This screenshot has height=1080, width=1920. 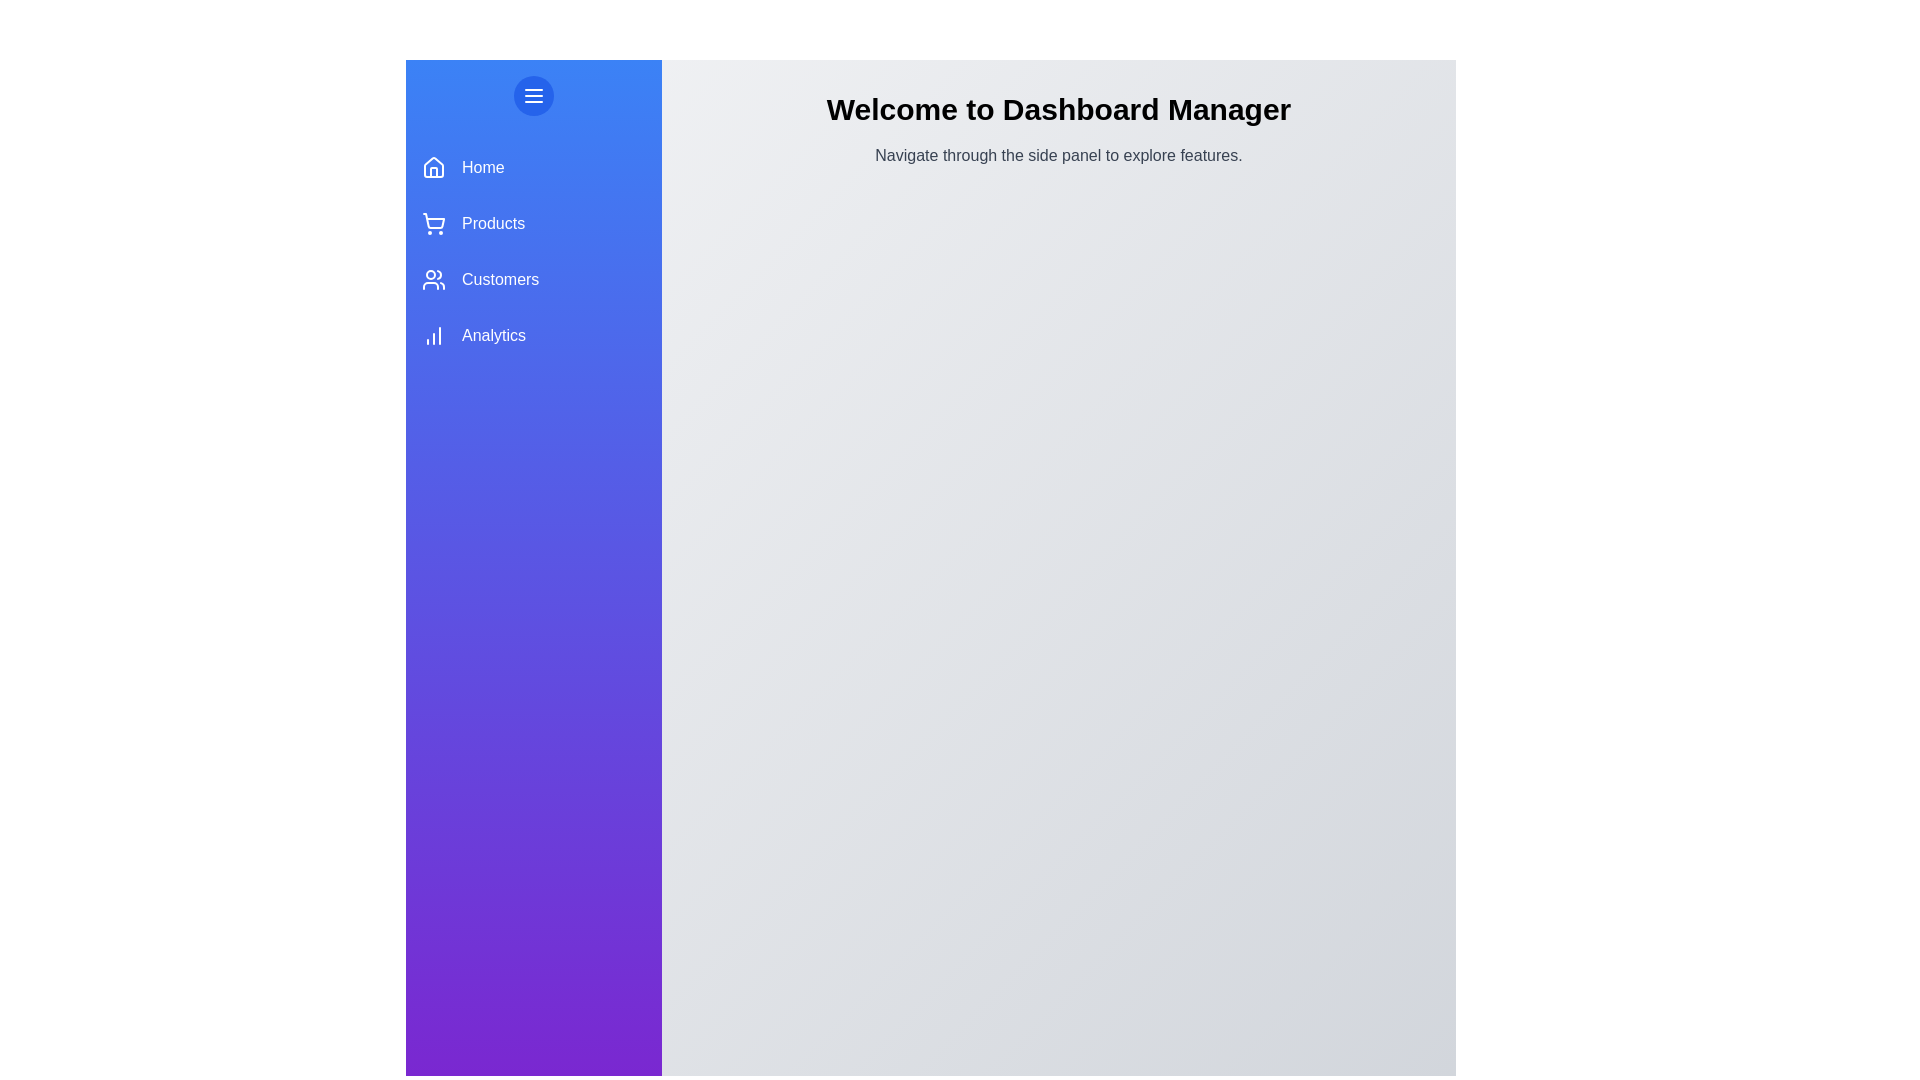 I want to click on the menu button to toggle the drawer, so click(x=533, y=96).